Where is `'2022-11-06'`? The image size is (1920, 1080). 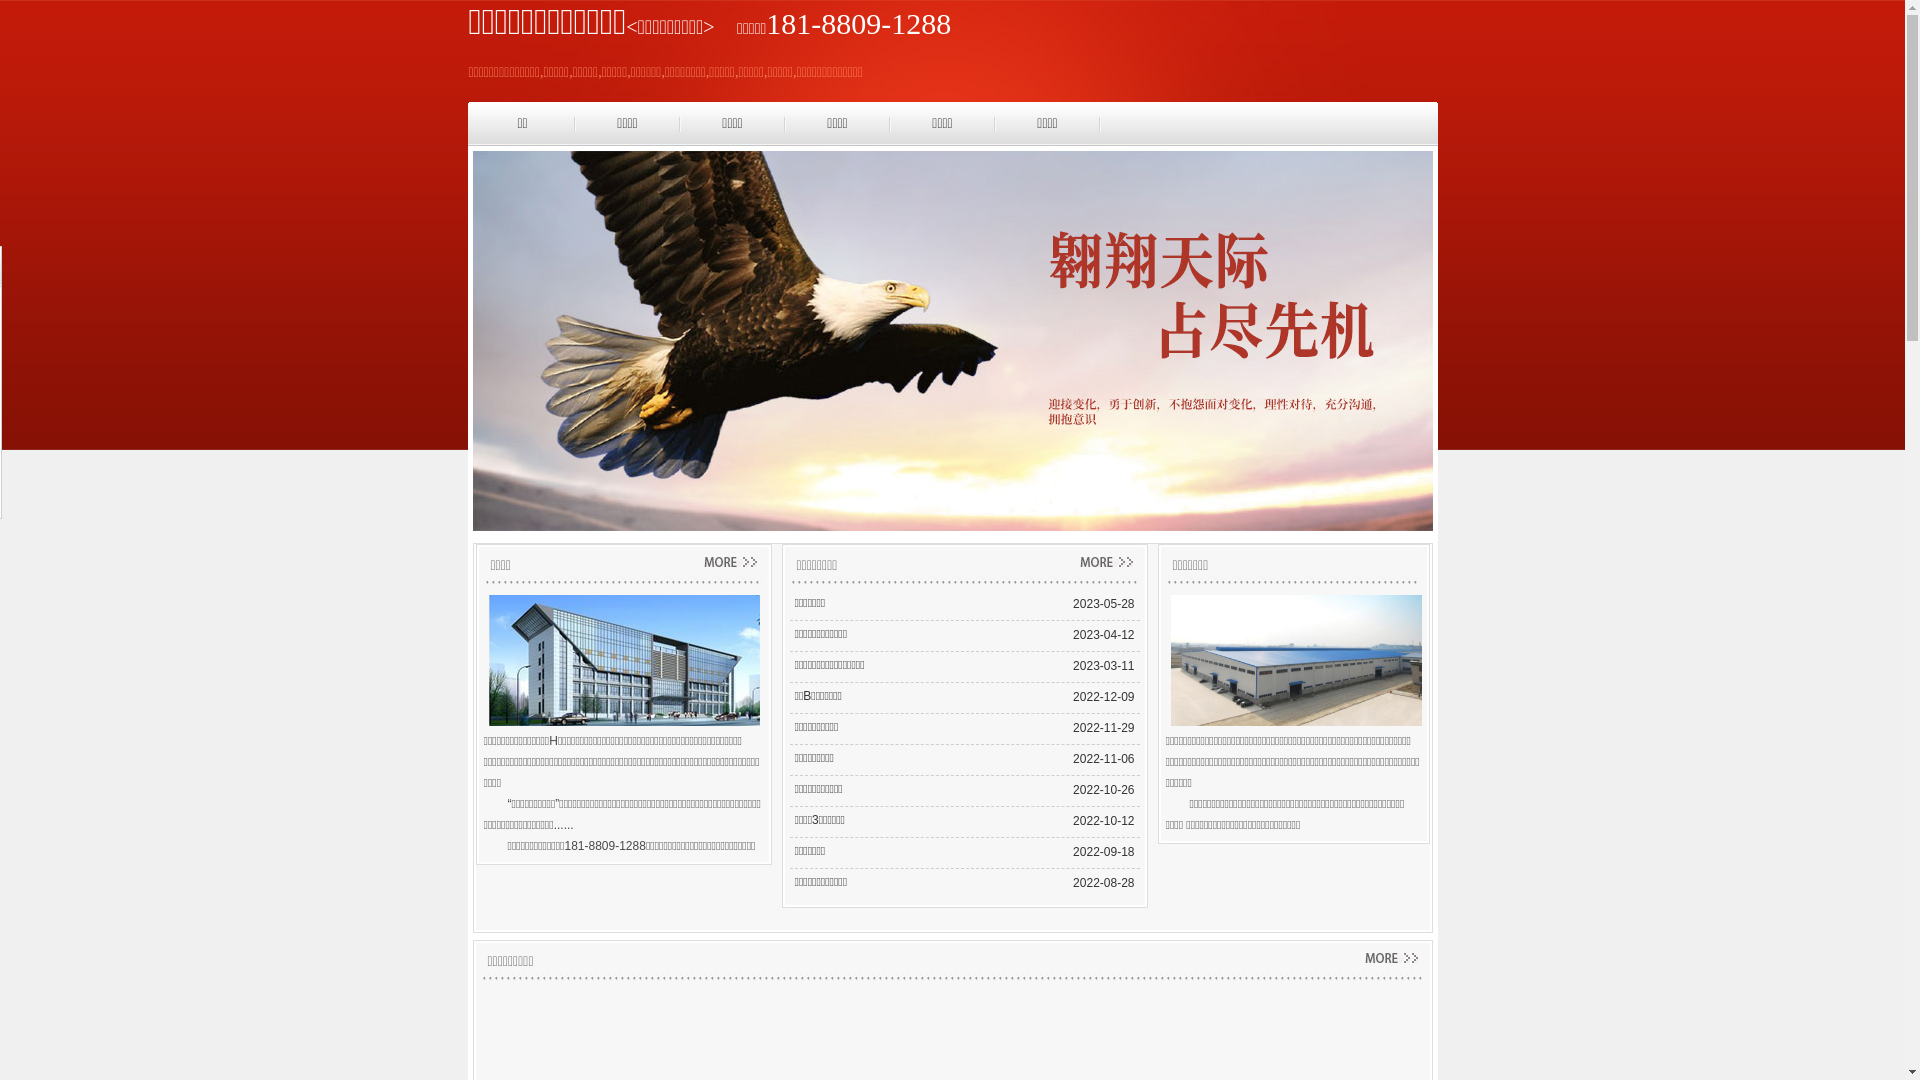
'2022-11-06' is located at coordinates (1102, 759).